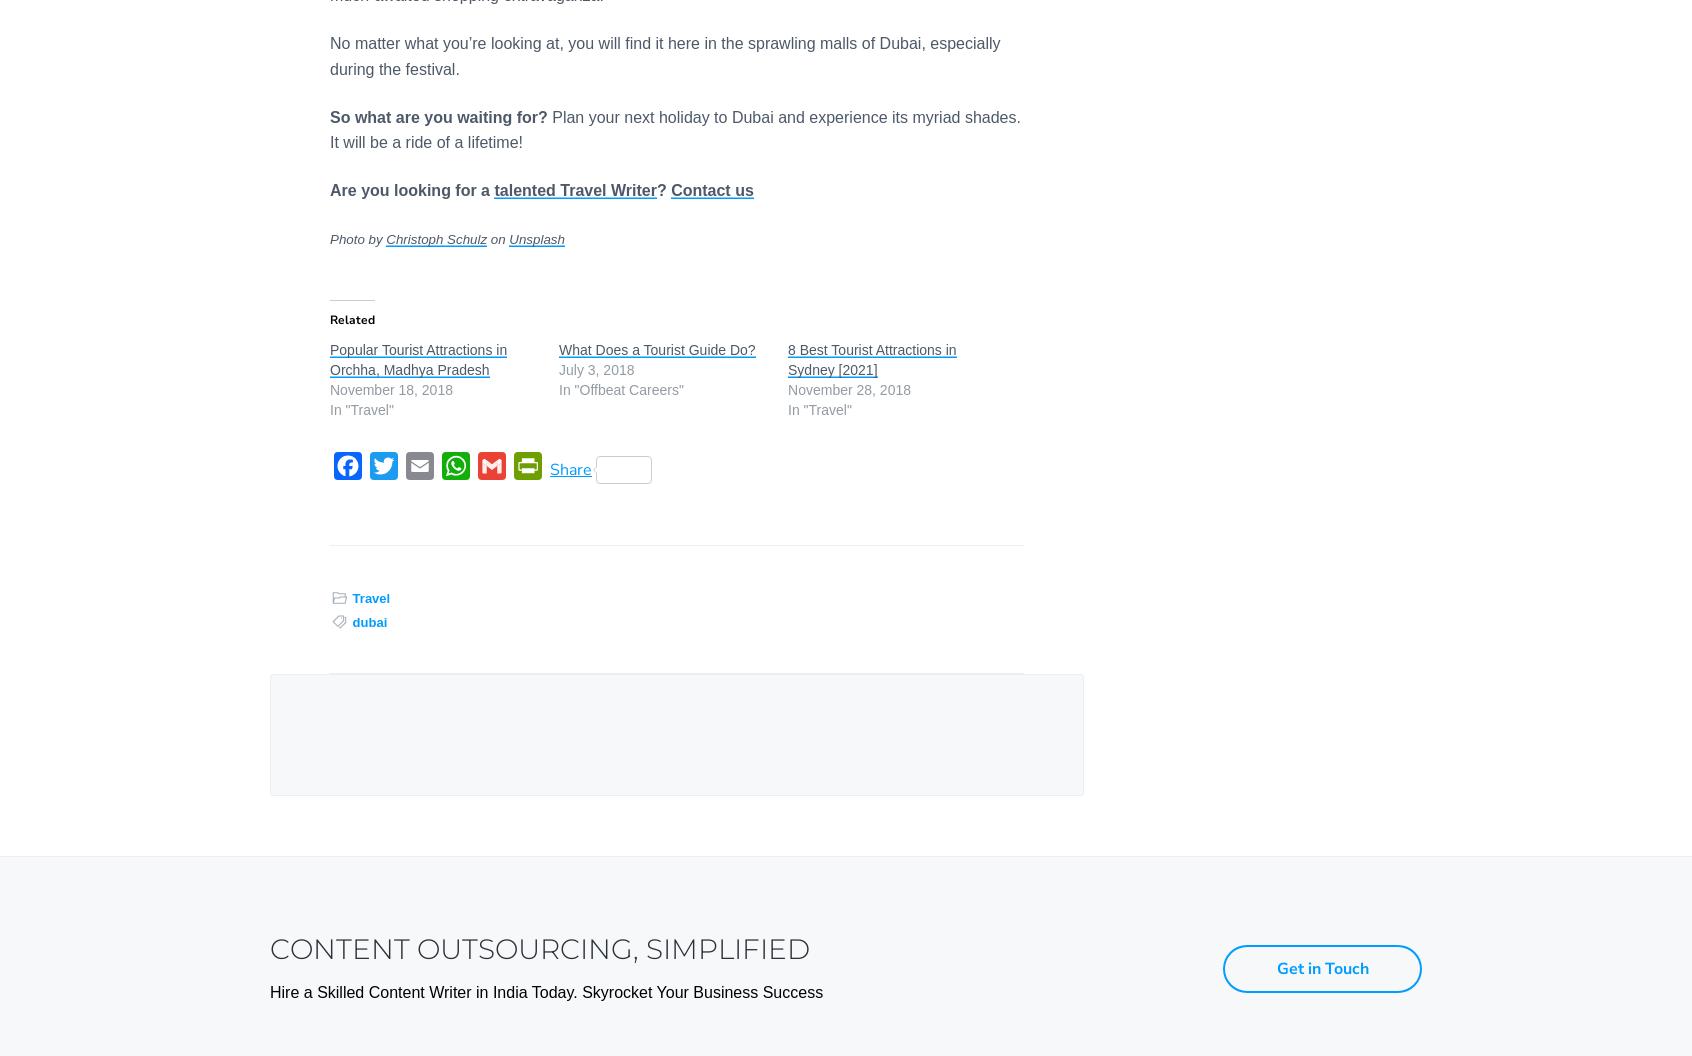 The height and width of the screenshot is (1056, 1692). What do you see at coordinates (570, 469) in the screenshot?
I see `'Share'` at bounding box center [570, 469].